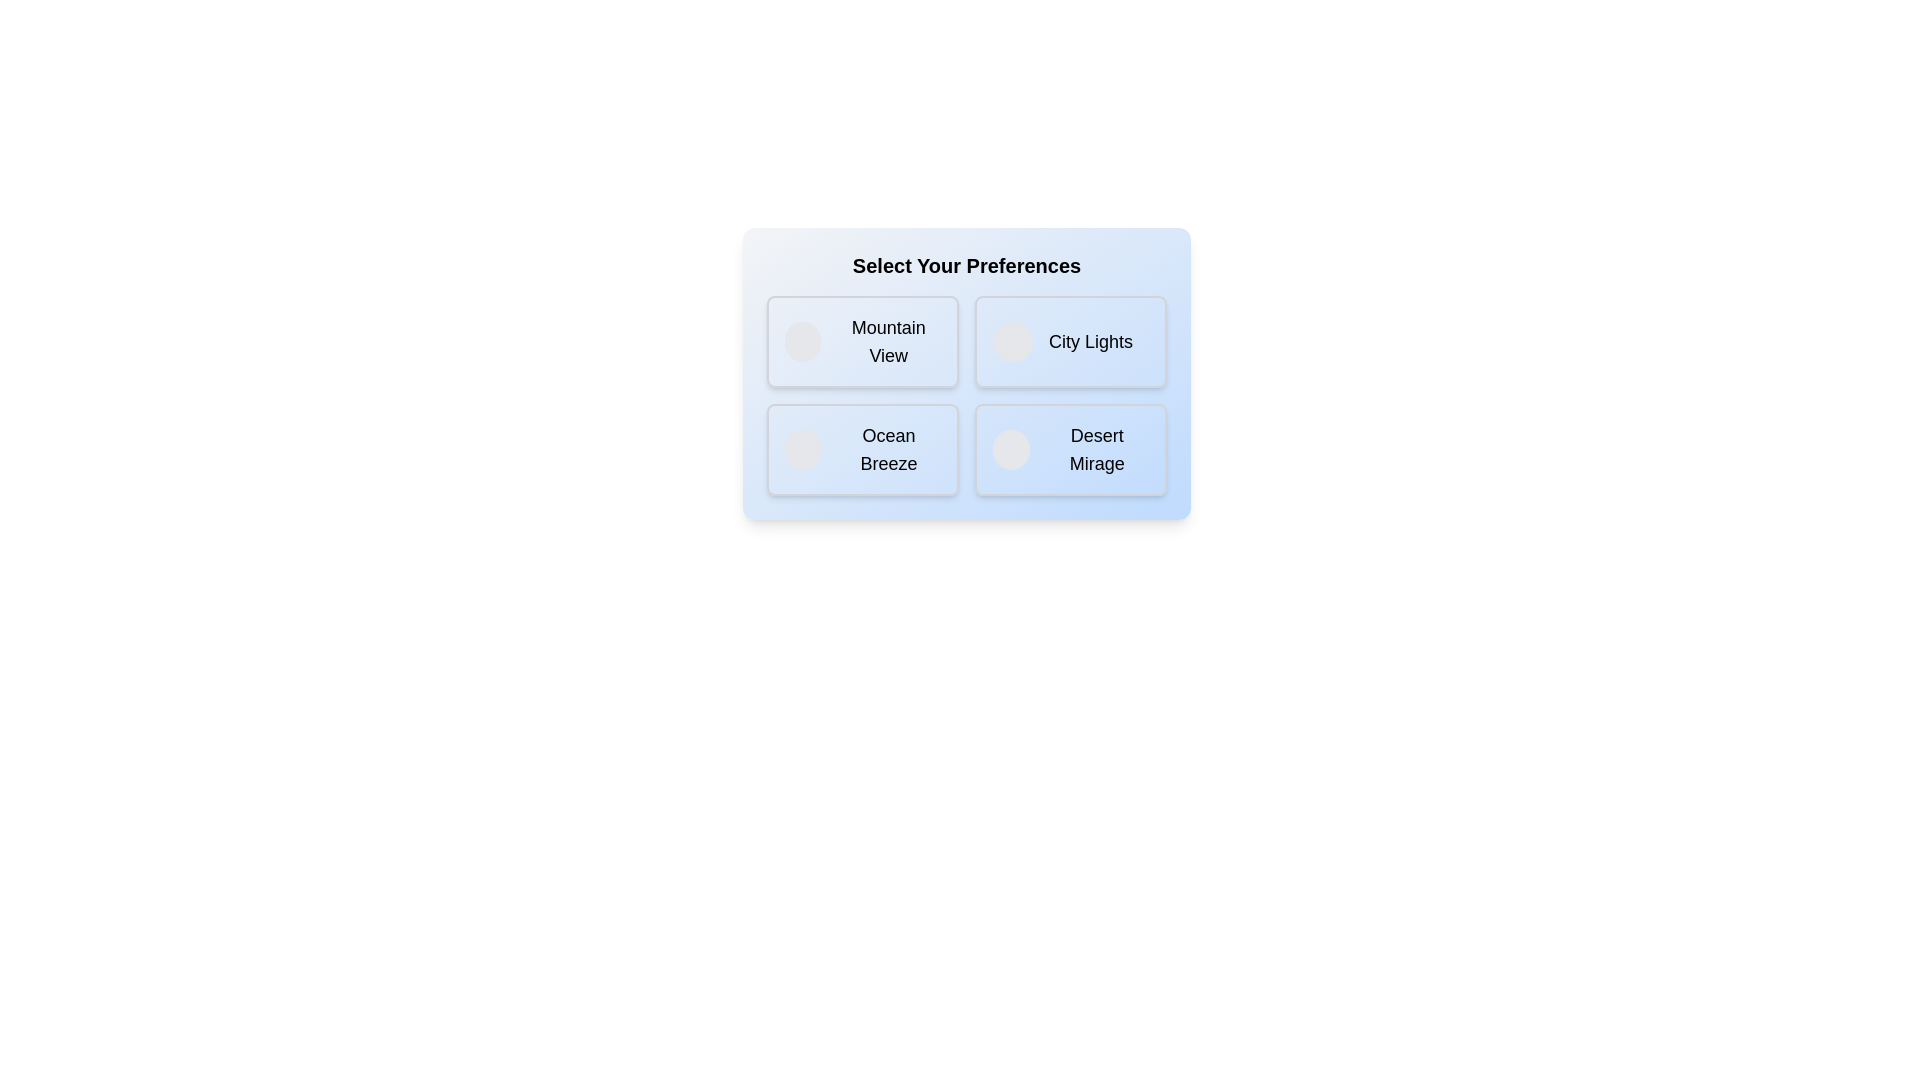 Image resolution: width=1920 pixels, height=1080 pixels. I want to click on the option labeled Ocean Breeze to observe visual feedback, so click(863, 450).